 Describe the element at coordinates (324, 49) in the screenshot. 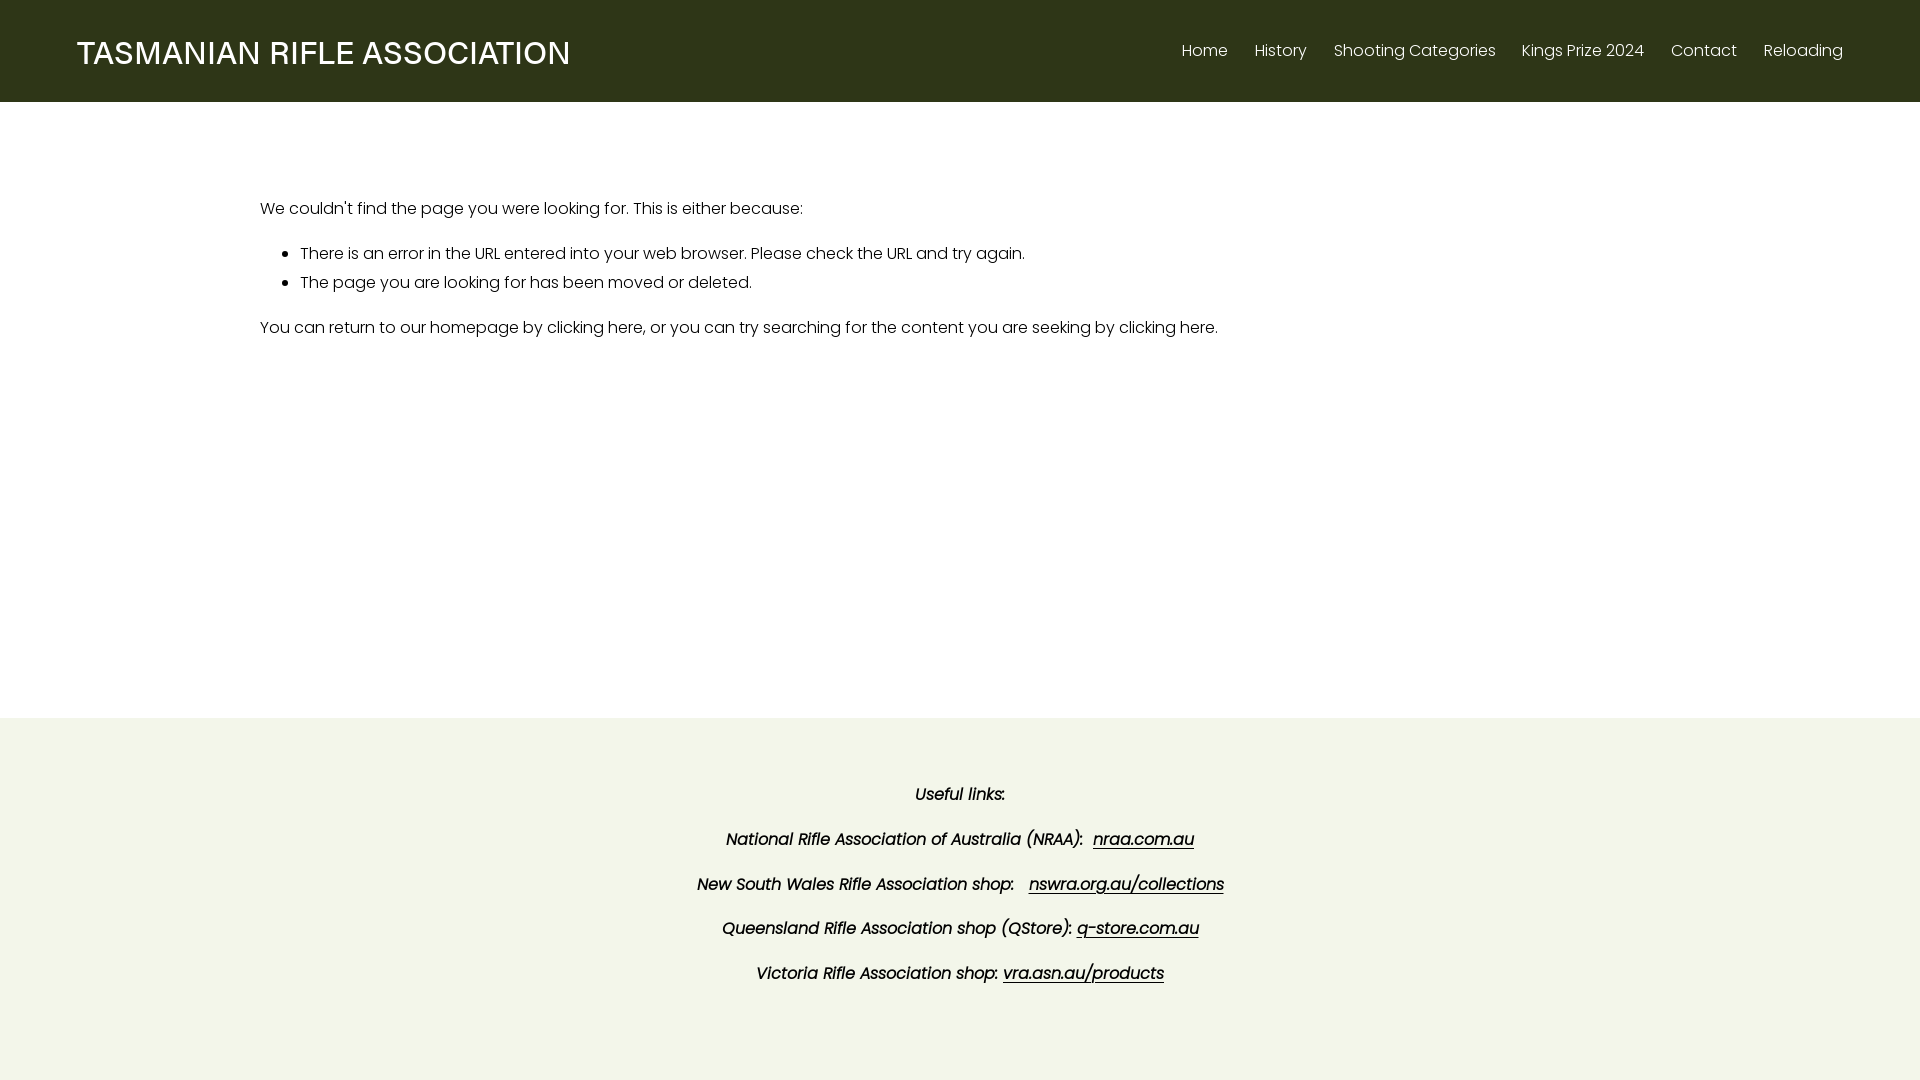

I see `'TASMANIAN RIFLE ASSOCIATION'` at that location.